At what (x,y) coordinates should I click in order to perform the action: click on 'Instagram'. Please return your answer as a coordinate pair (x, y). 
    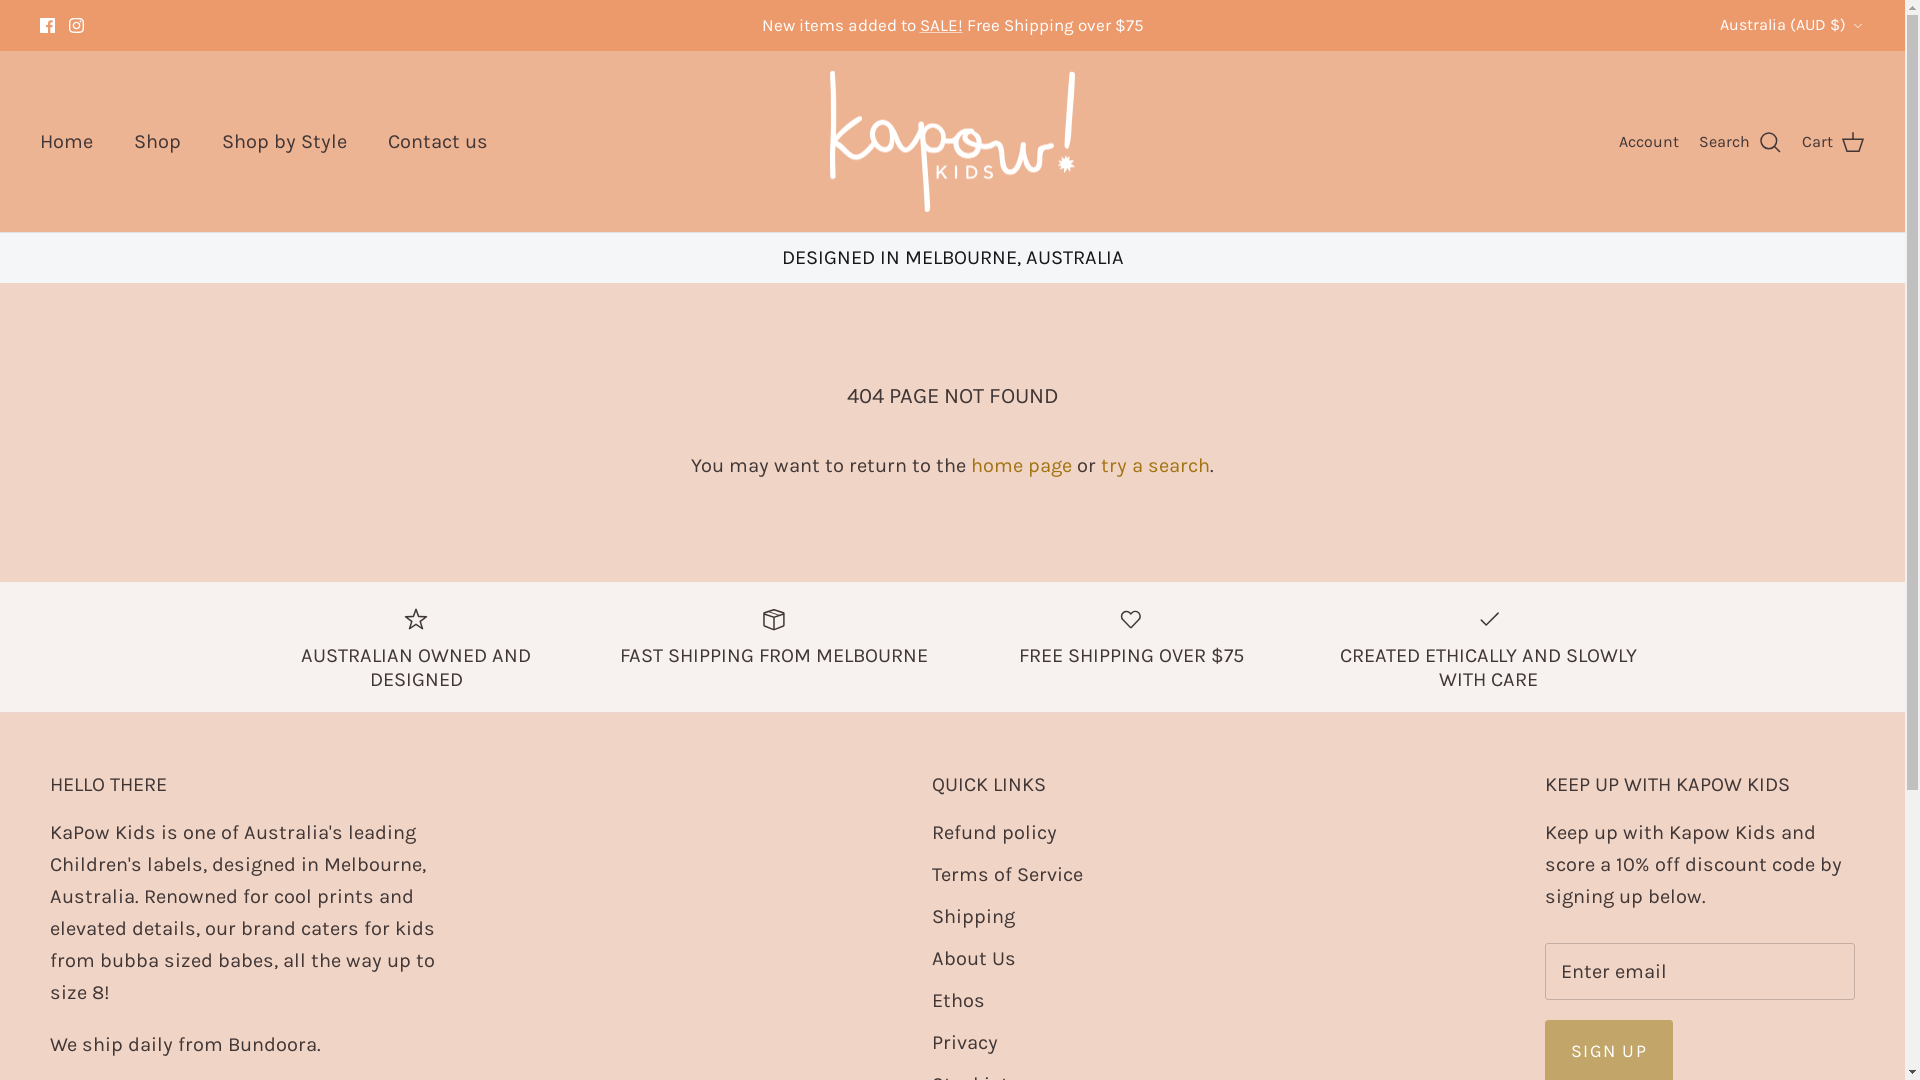
    Looking at the image, I should click on (76, 25).